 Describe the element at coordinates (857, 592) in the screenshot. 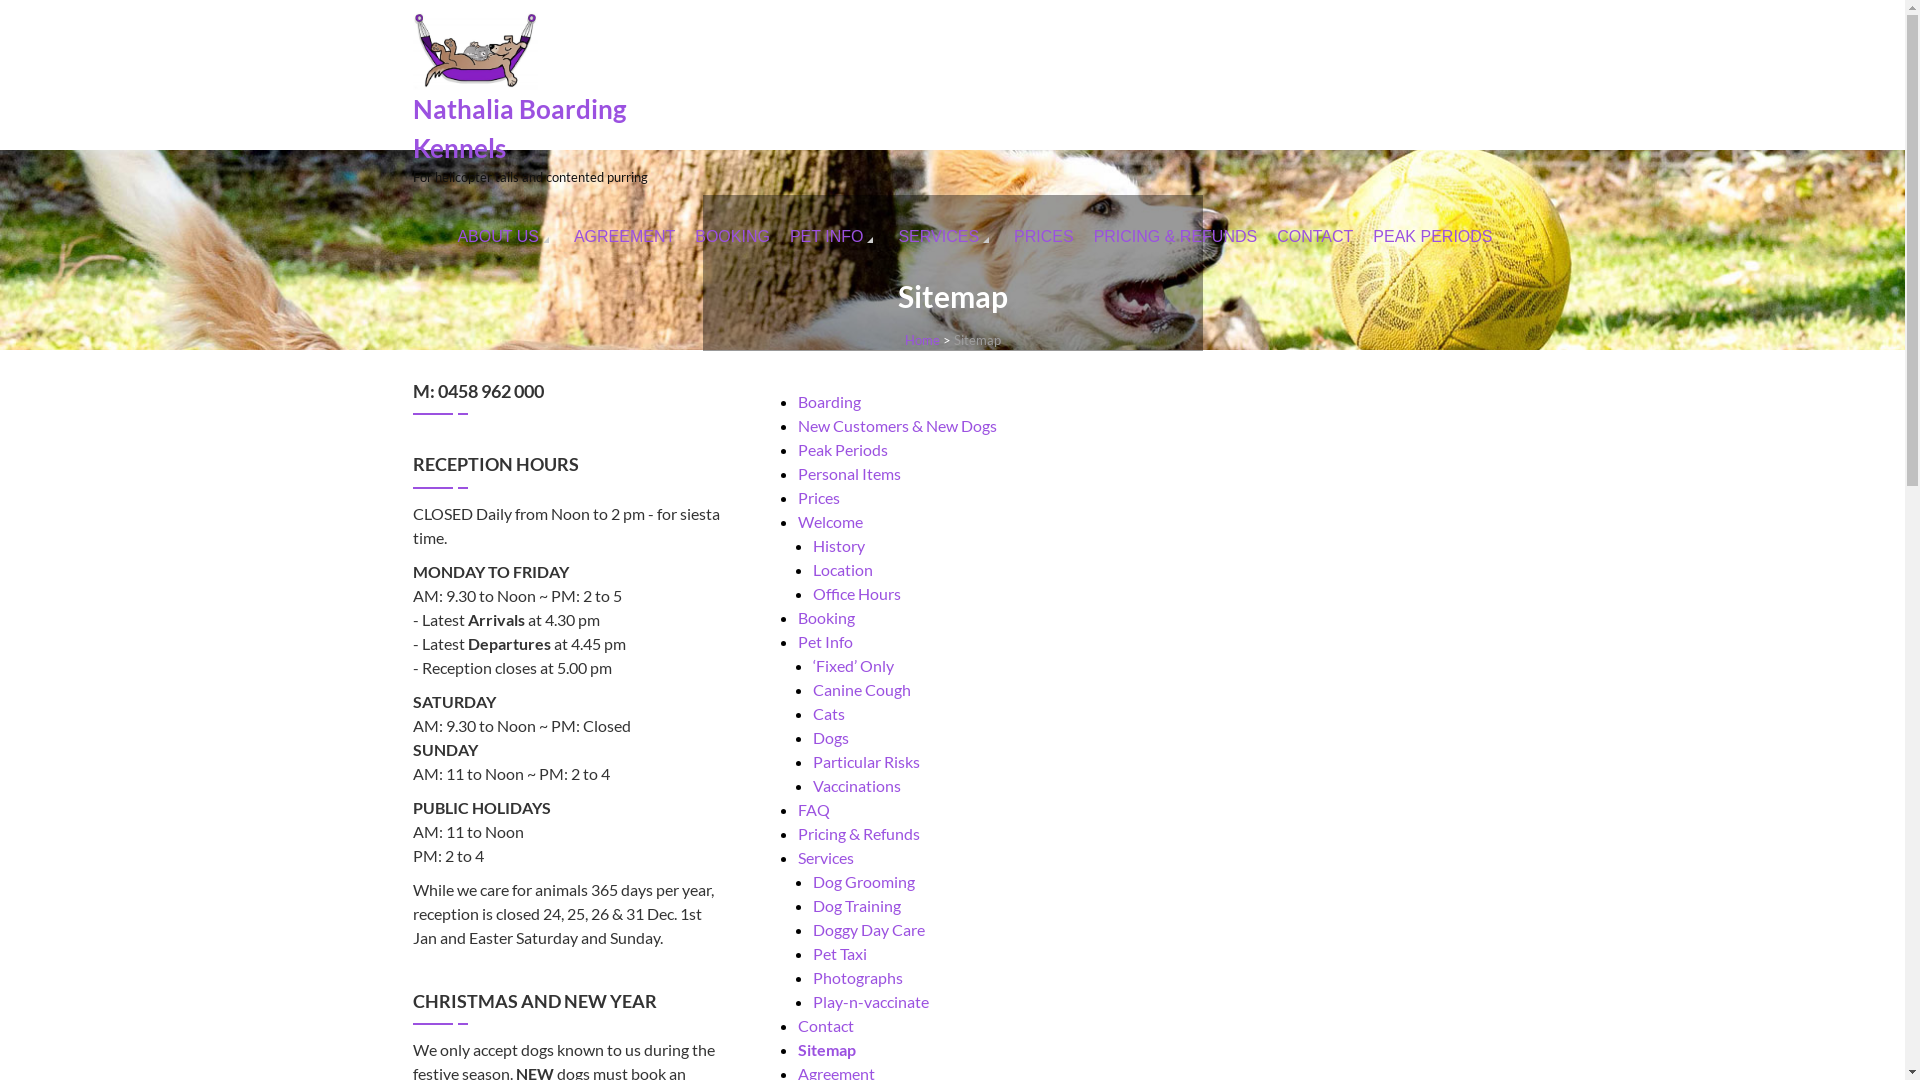

I see `'Office Hours'` at that location.